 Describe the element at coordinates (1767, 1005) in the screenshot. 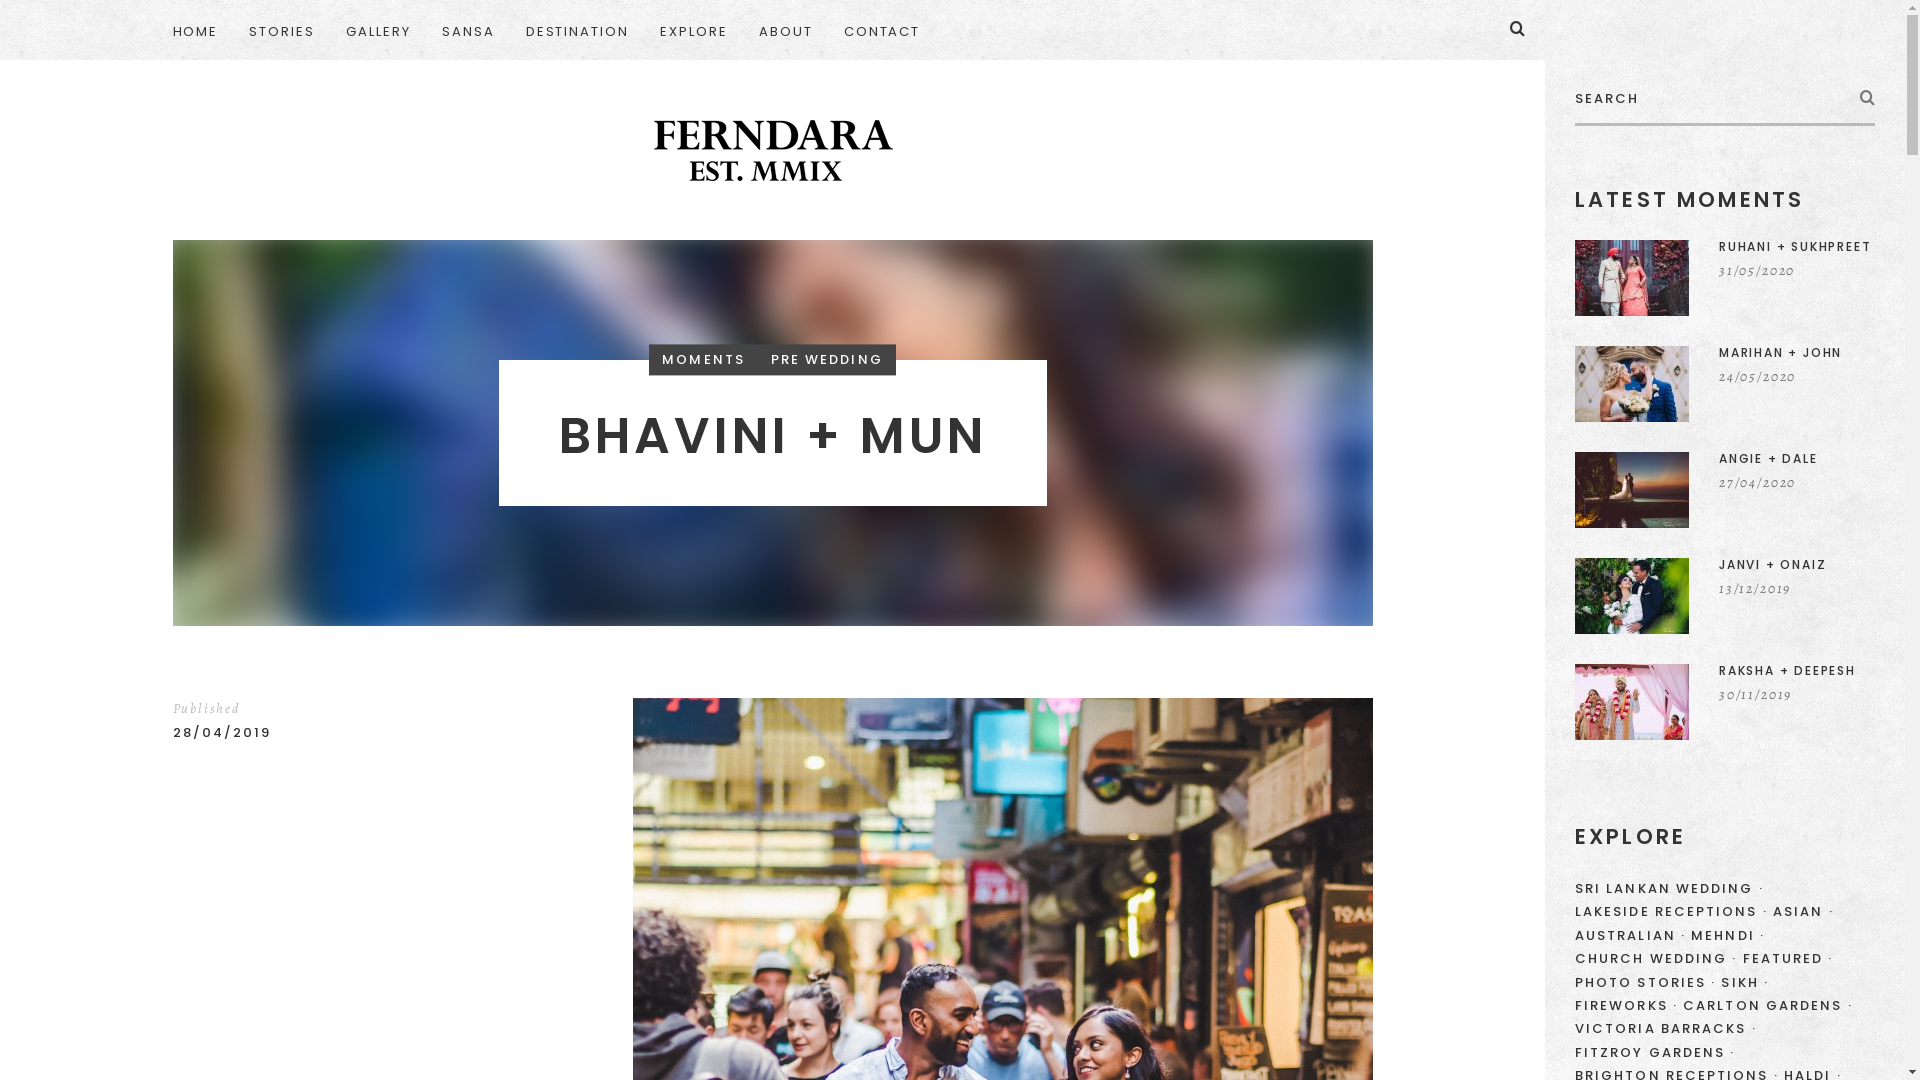

I see `'CARLTON GARDENS'` at that location.